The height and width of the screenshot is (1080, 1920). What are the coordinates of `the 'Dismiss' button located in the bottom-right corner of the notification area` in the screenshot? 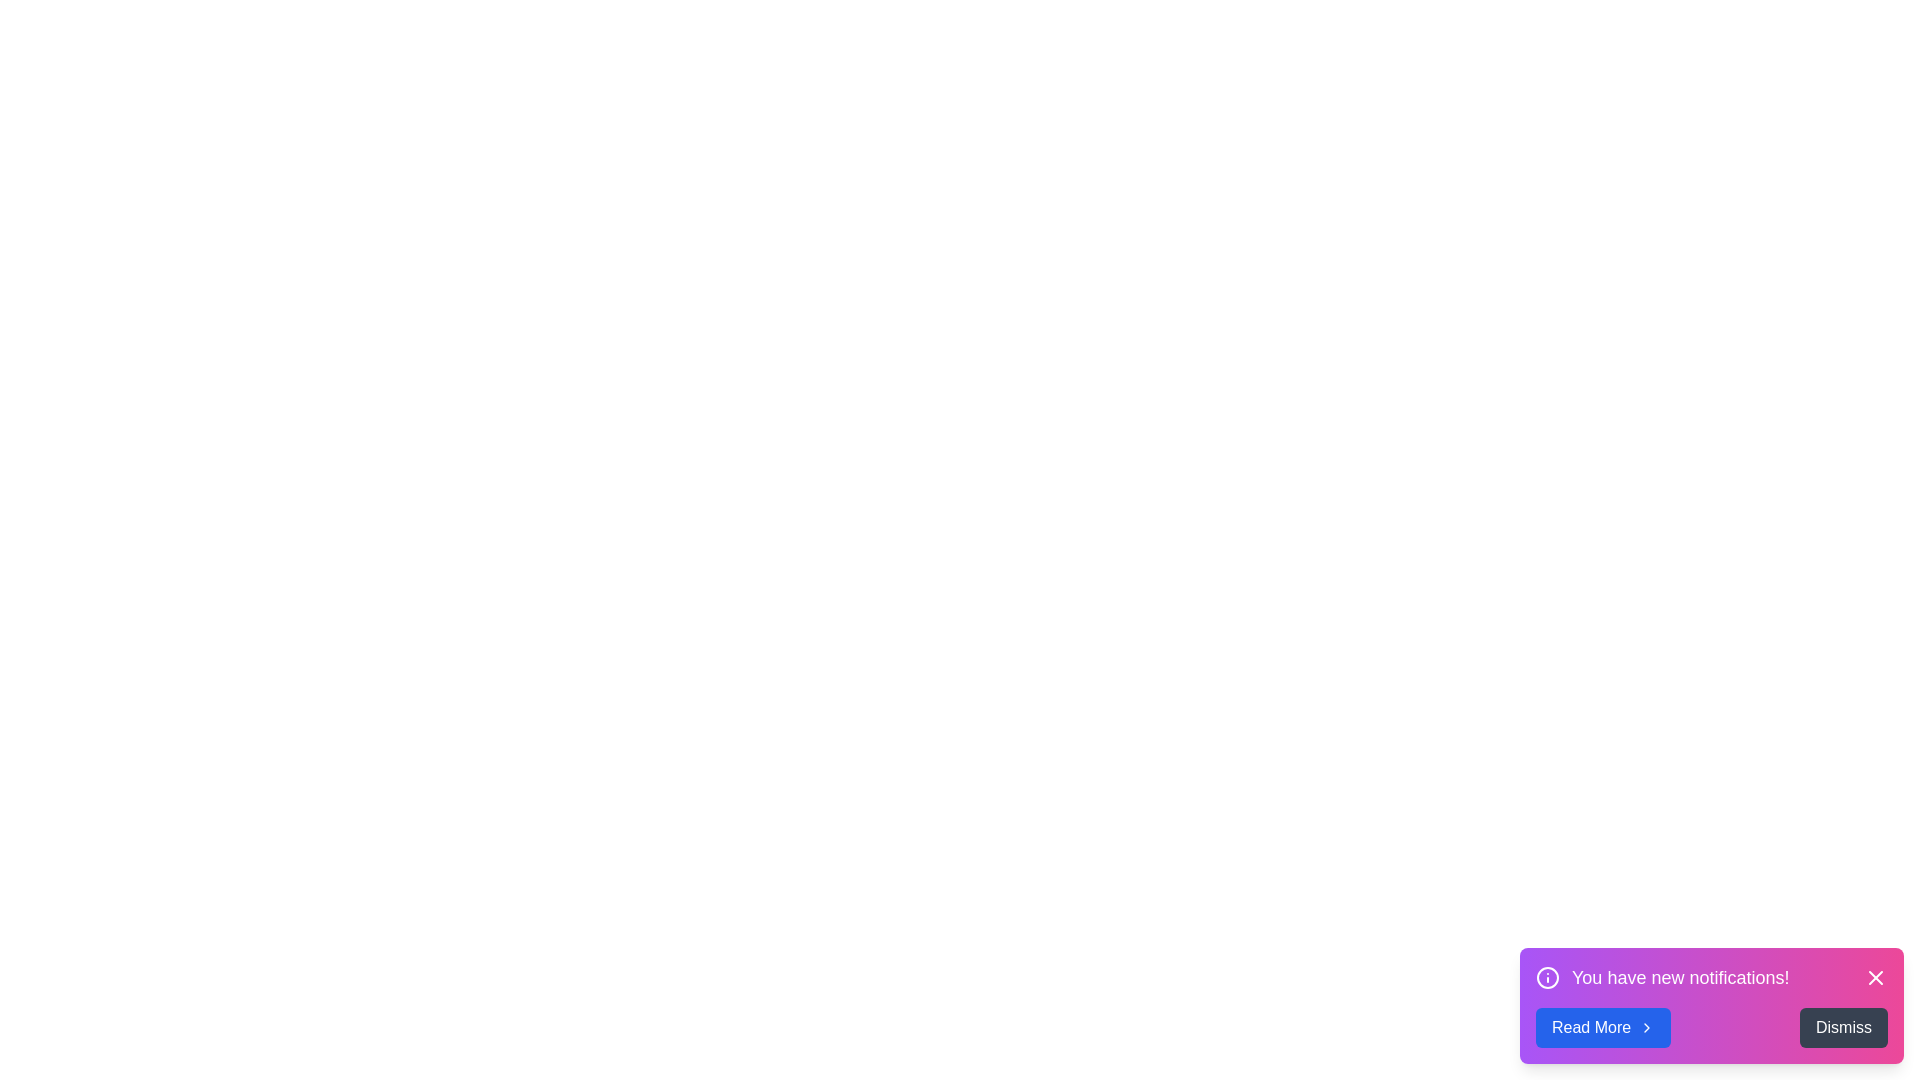 It's located at (1842, 1028).